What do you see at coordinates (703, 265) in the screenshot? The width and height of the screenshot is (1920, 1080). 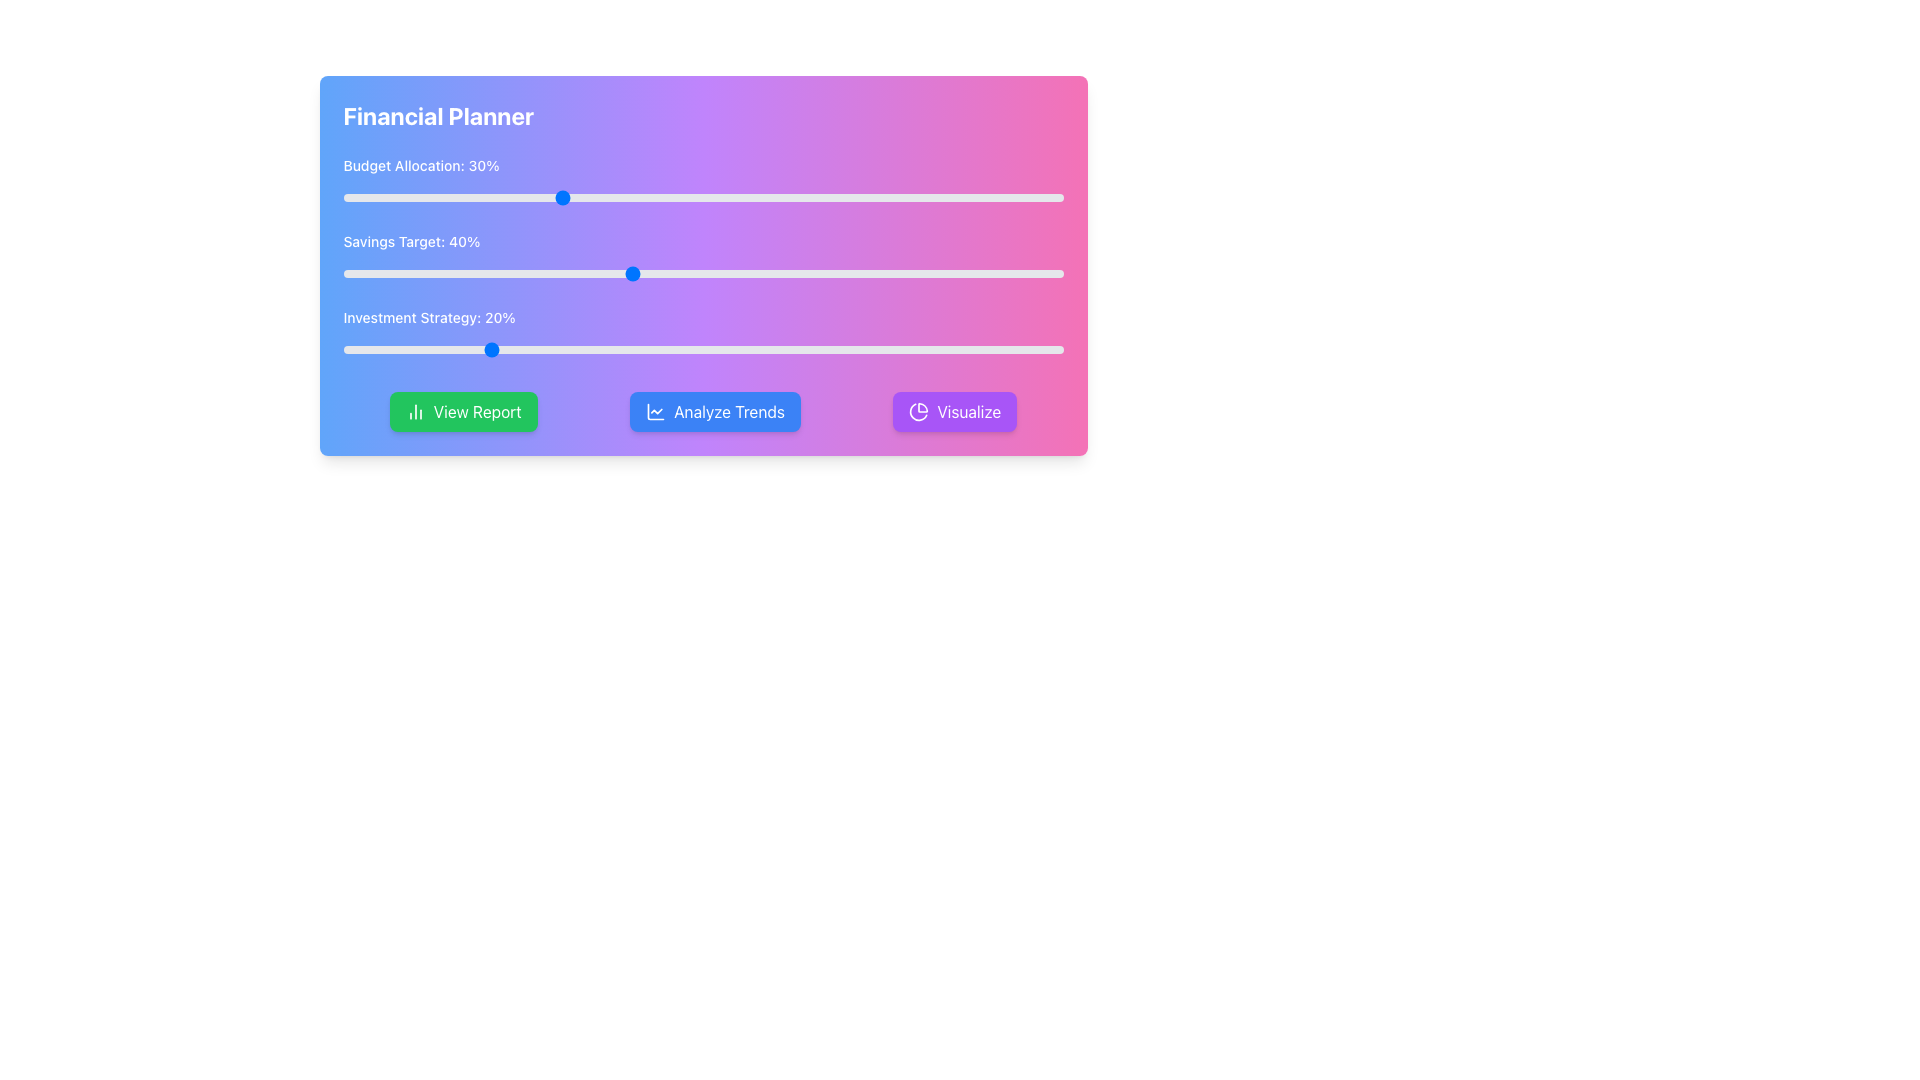 I see `the blue knob of the slider indicating a value of 40% under the label 'Savings Target: 40%' in the financial planner section` at bounding box center [703, 265].